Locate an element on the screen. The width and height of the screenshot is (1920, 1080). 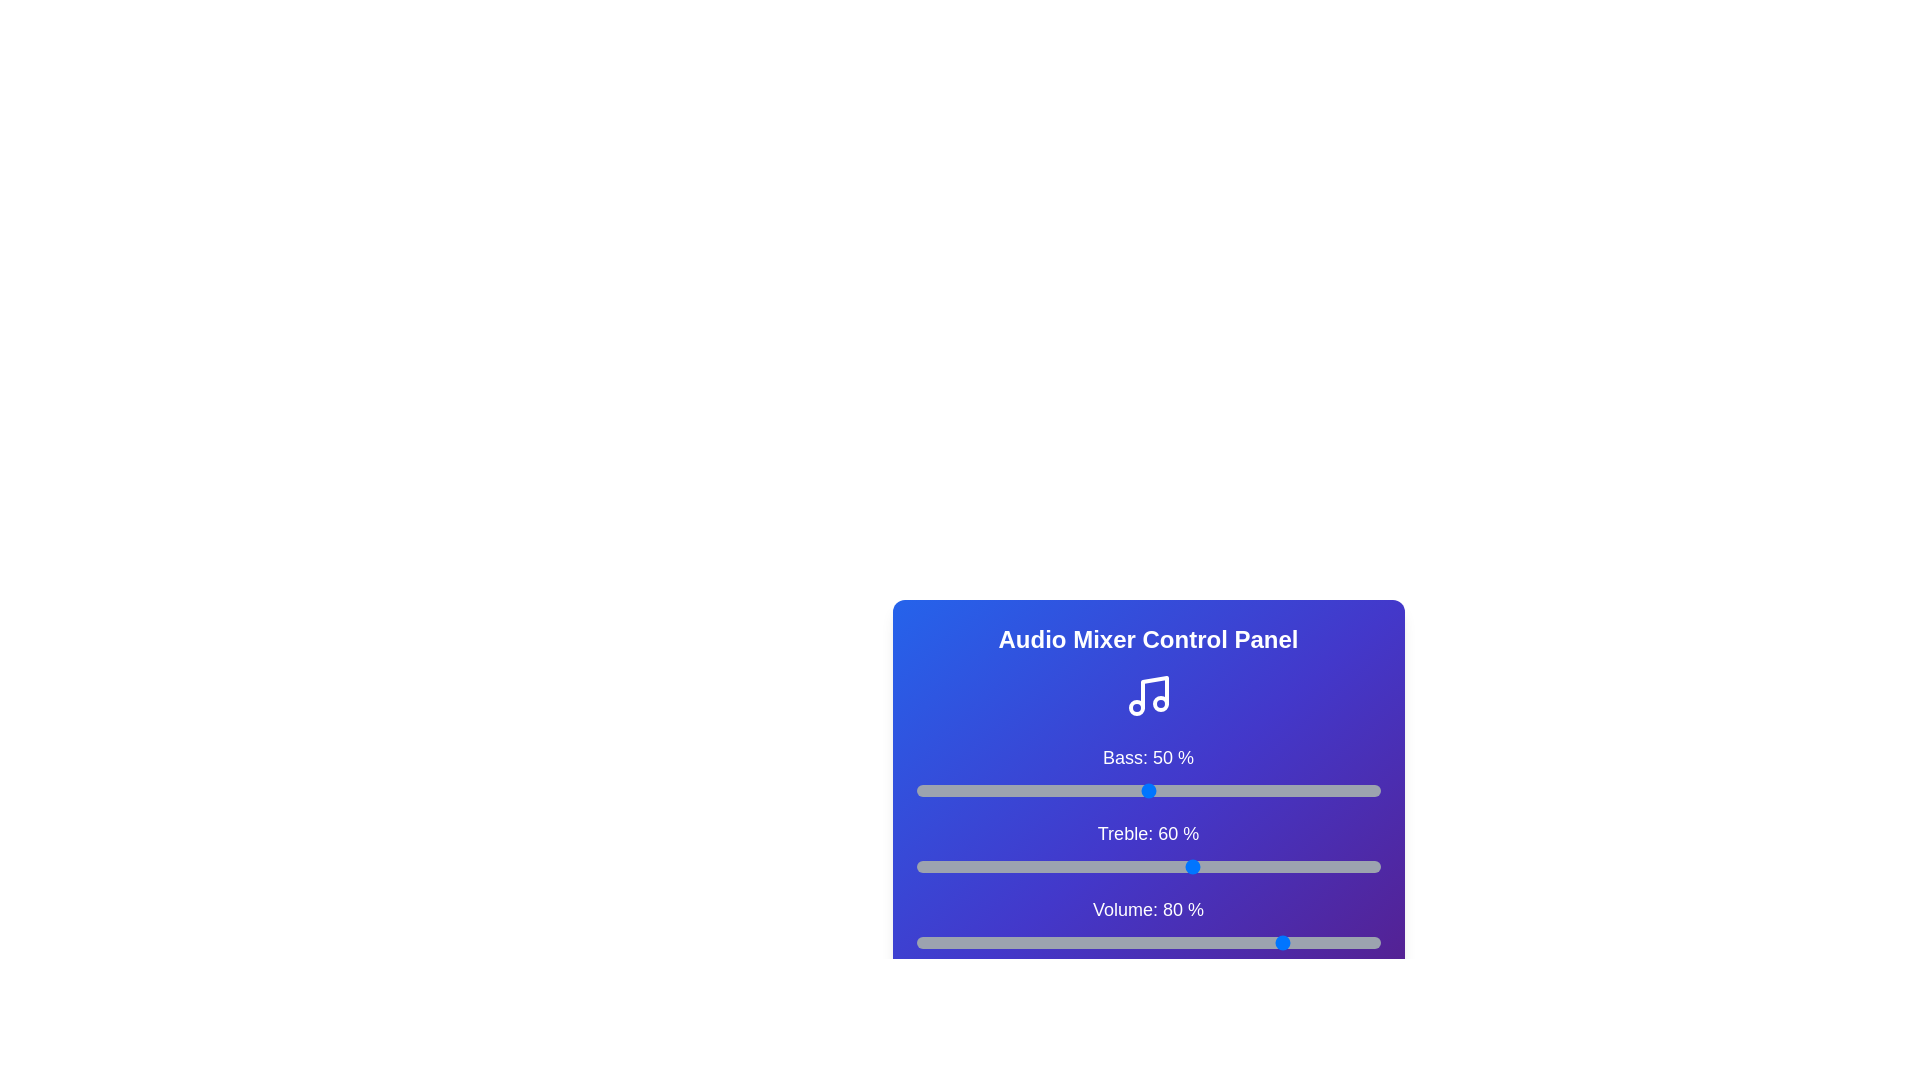
the music icon is located at coordinates (1148, 694).